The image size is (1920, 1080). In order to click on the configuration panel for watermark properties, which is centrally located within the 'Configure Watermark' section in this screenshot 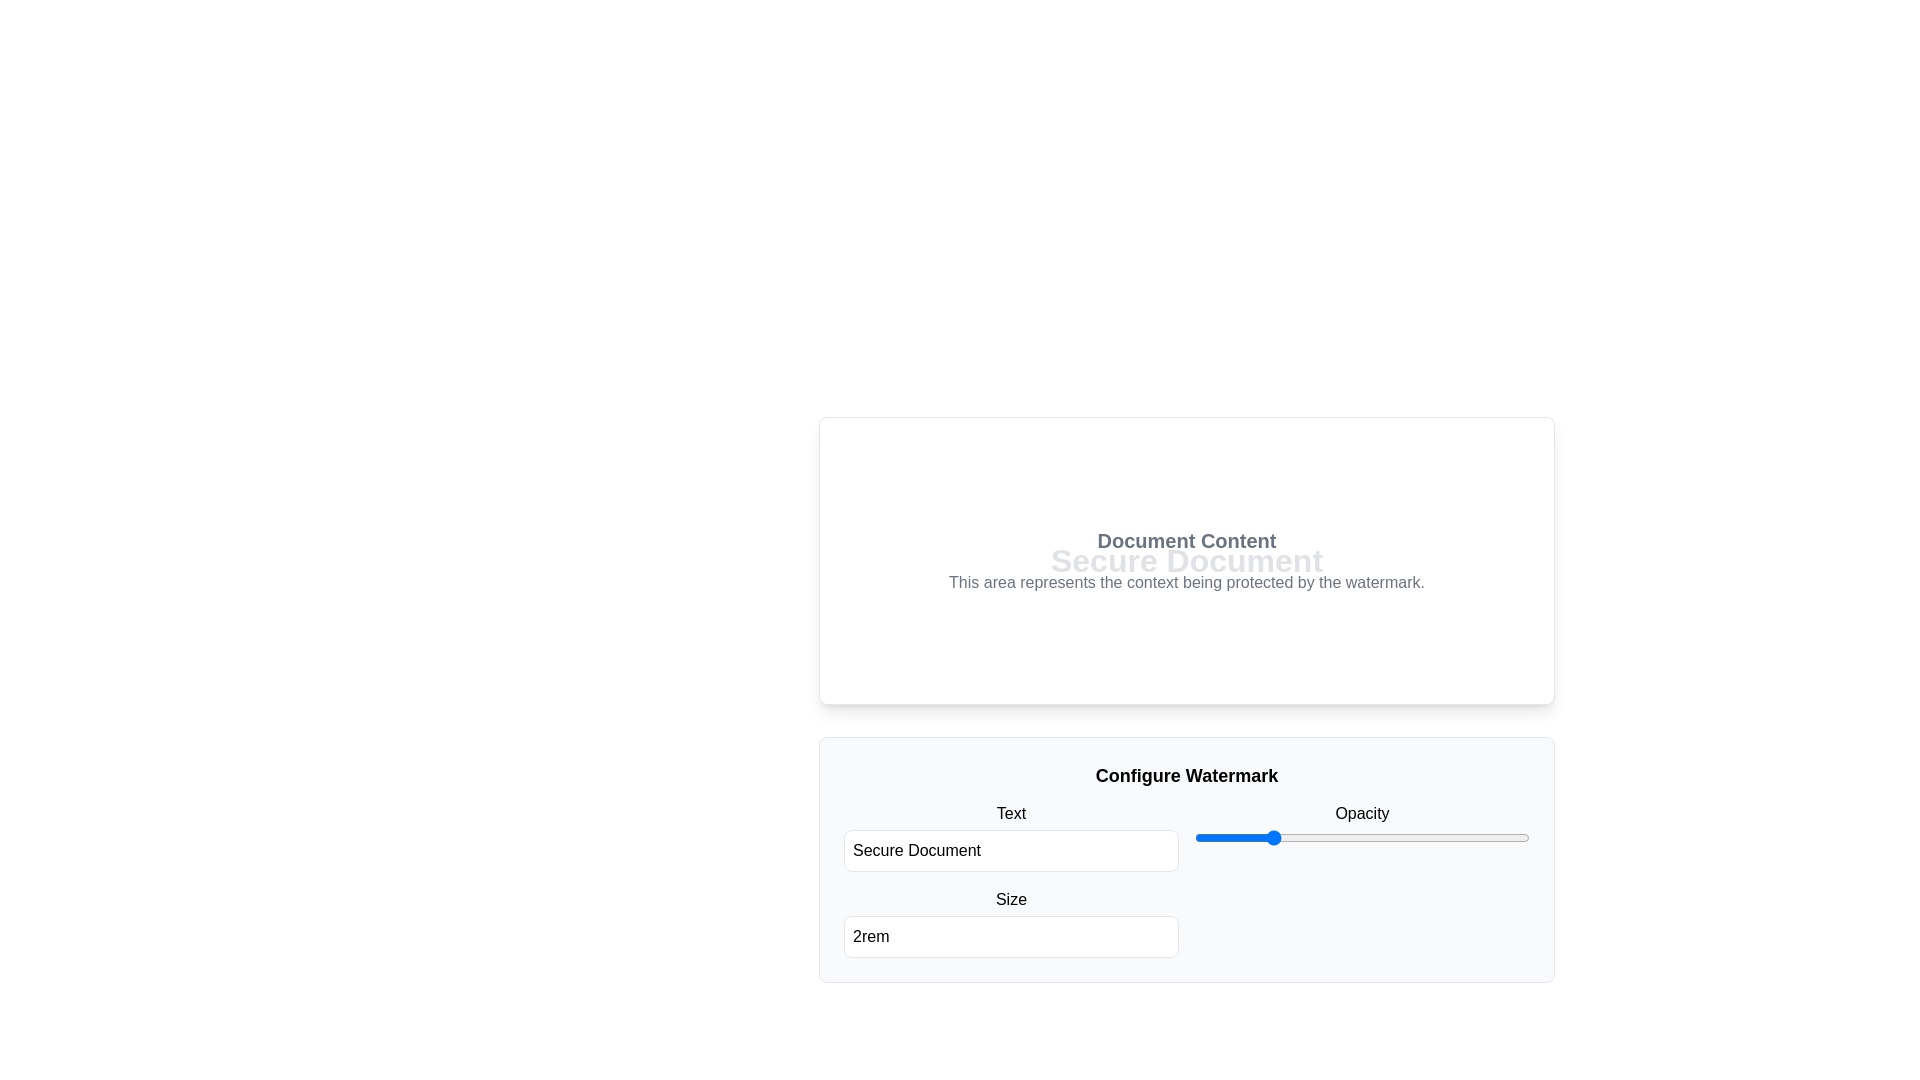, I will do `click(1186, 878)`.